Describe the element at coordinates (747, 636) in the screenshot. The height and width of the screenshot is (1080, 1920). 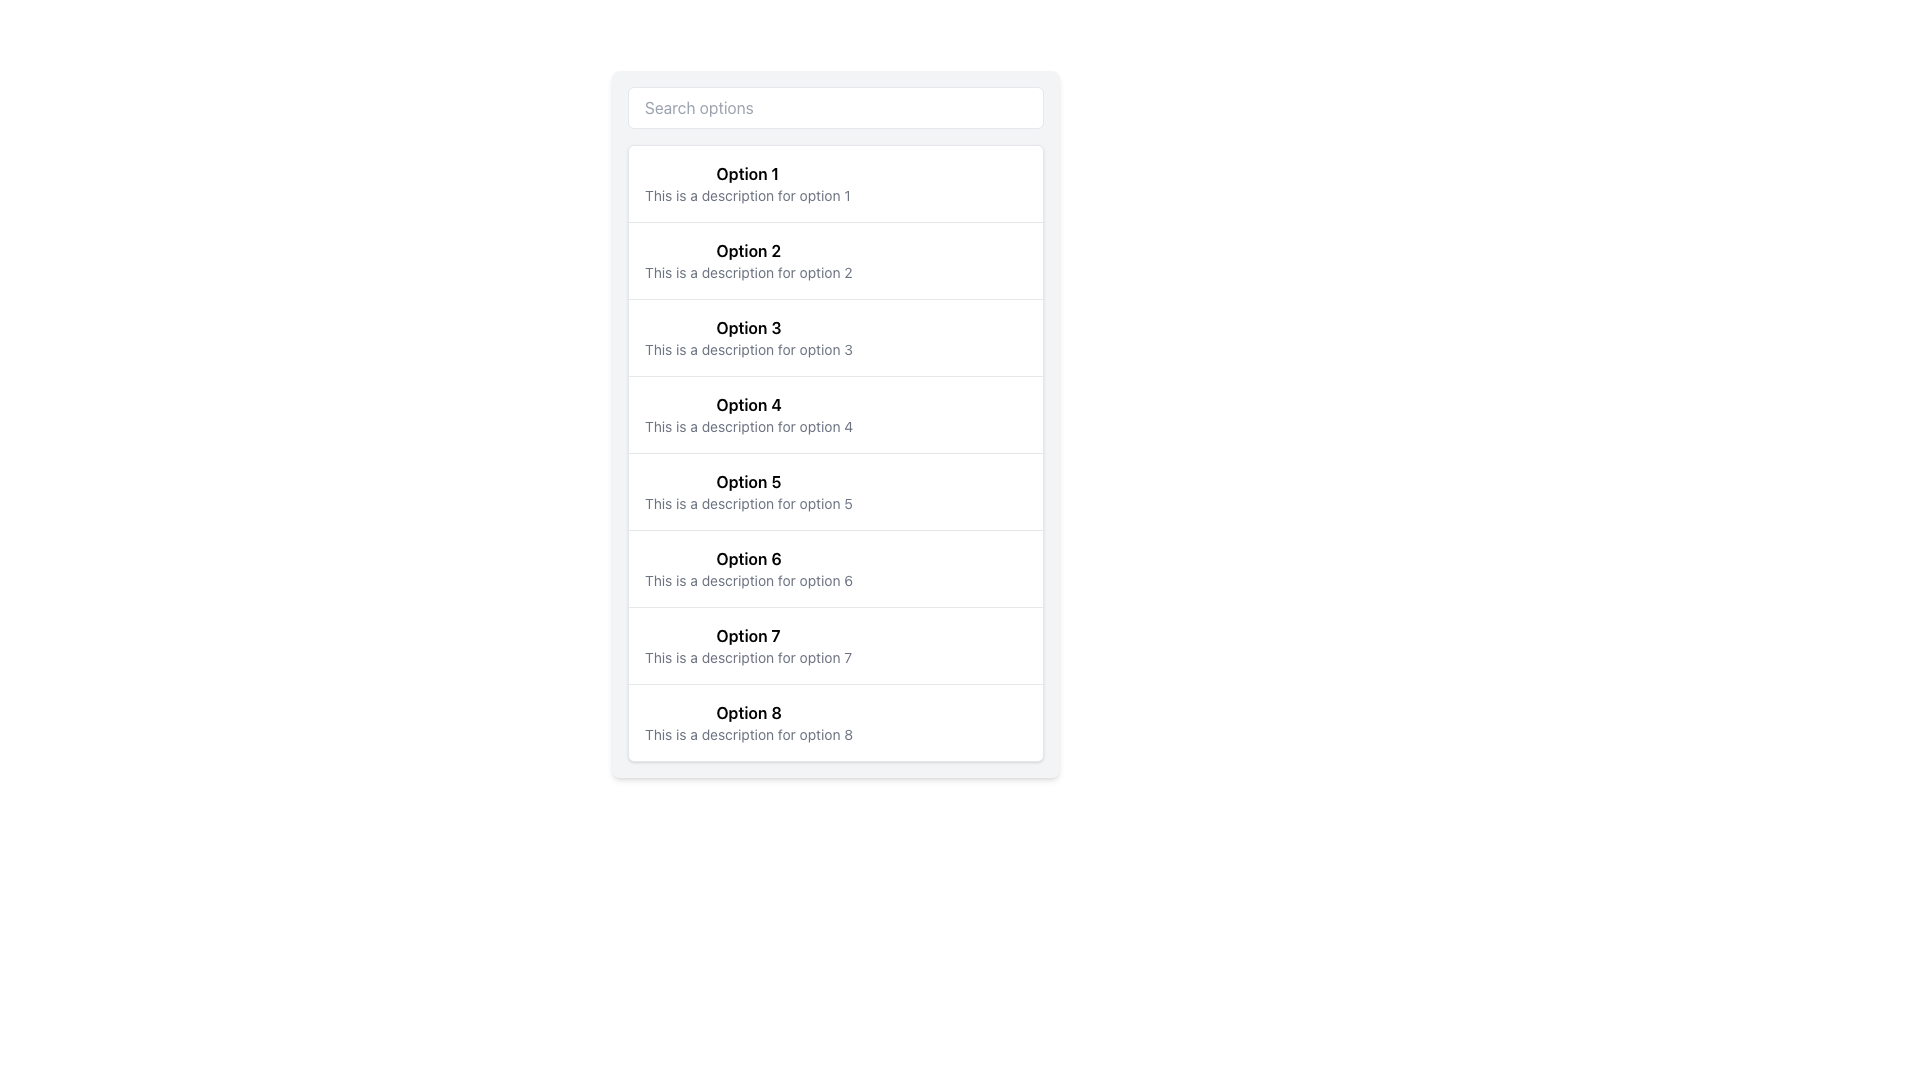
I see `the text label displaying 'Option 7', which is styled in bold and black, distinguishing it from the description text below` at that location.